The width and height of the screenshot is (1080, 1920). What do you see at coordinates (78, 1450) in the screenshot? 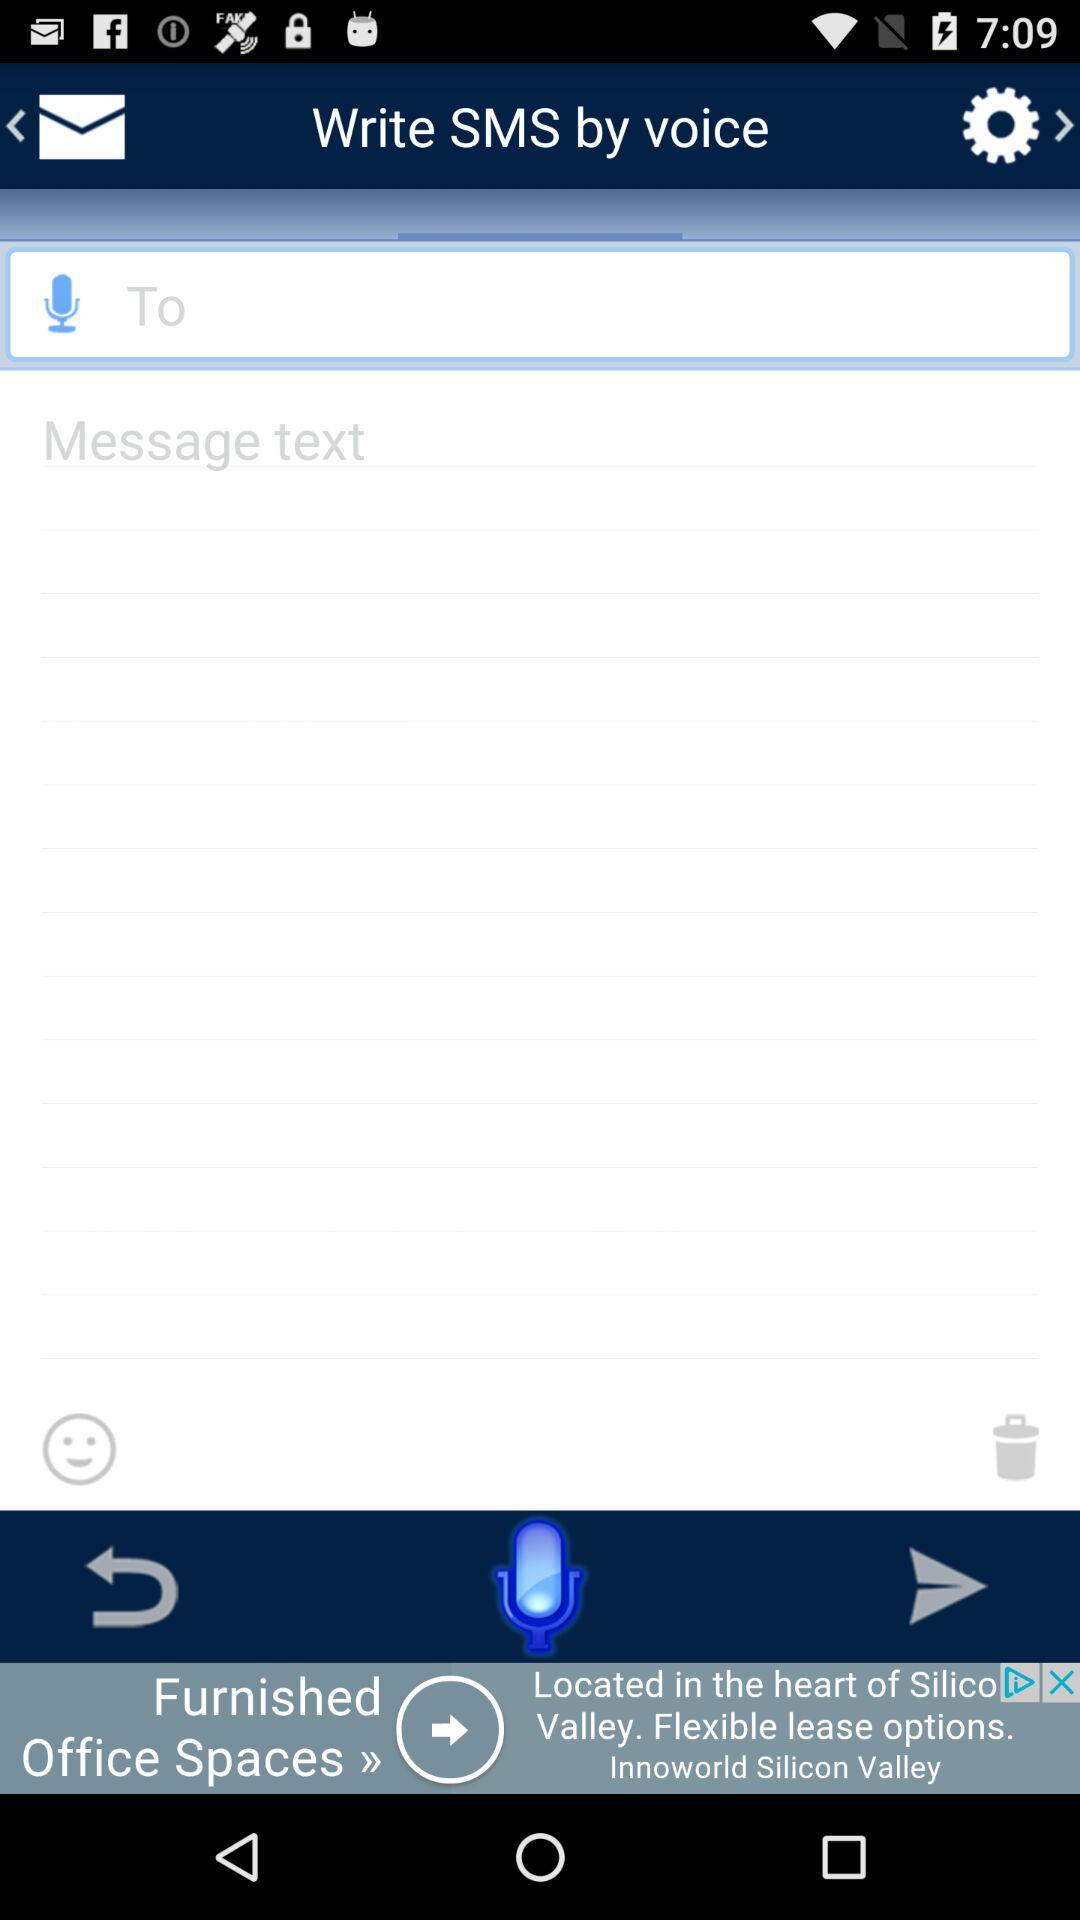
I see `emojoy` at bounding box center [78, 1450].